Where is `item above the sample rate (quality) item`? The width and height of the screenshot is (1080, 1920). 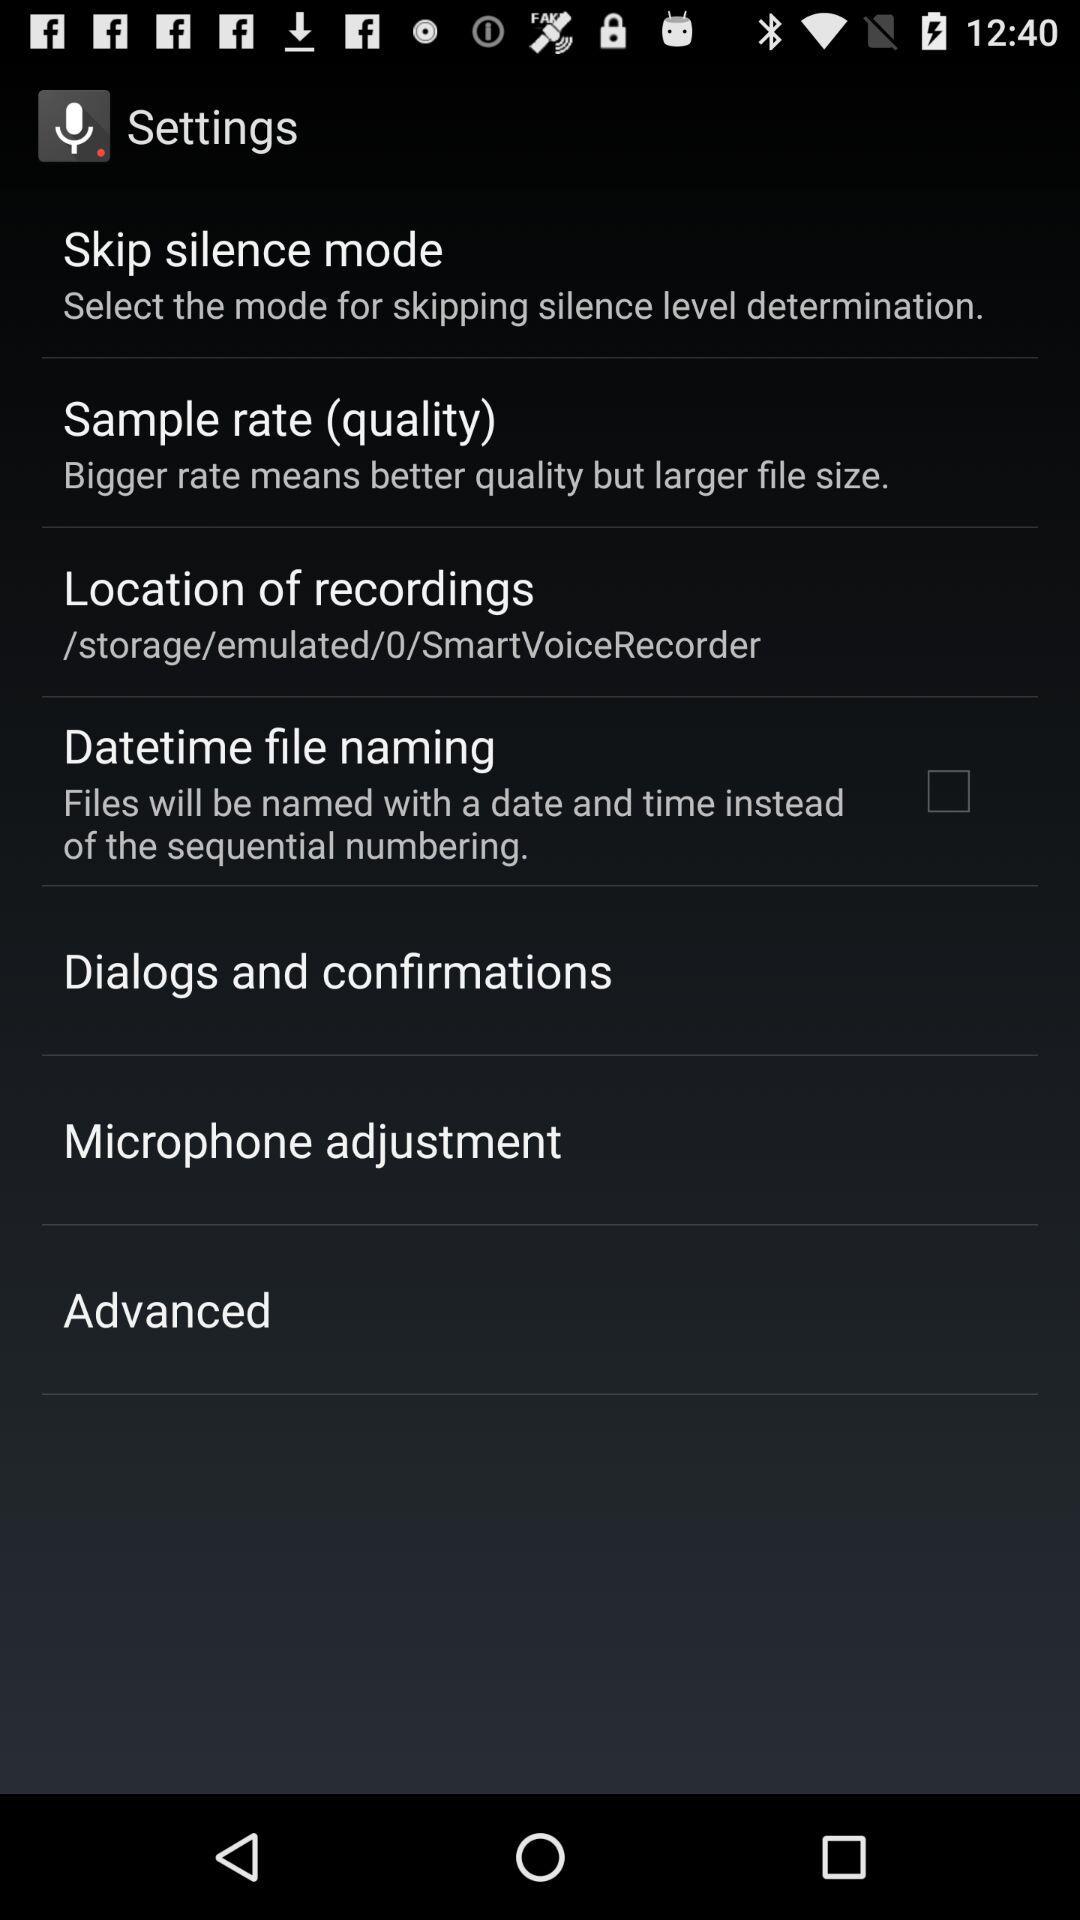 item above the sample rate (quality) item is located at coordinates (522, 303).